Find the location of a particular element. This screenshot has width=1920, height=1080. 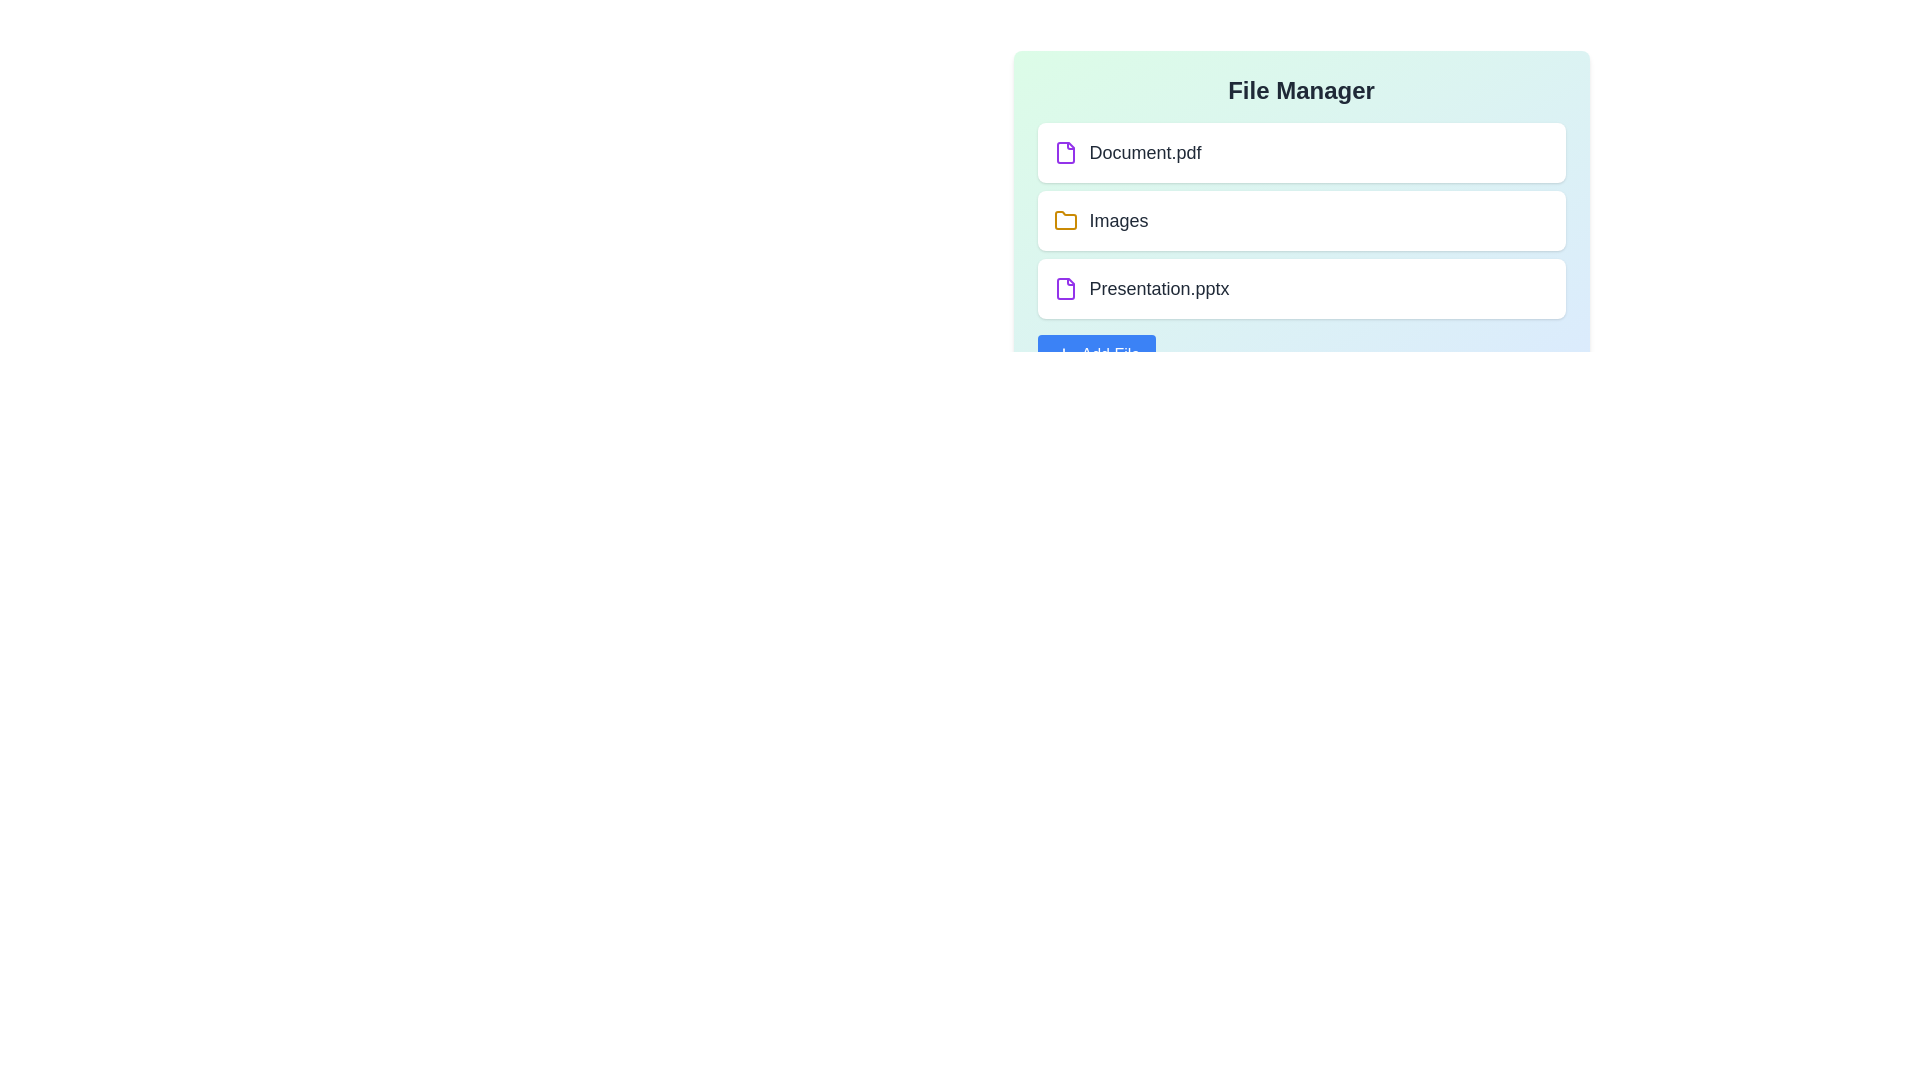

the item Images from the list is located at coordinates (1301, 220).